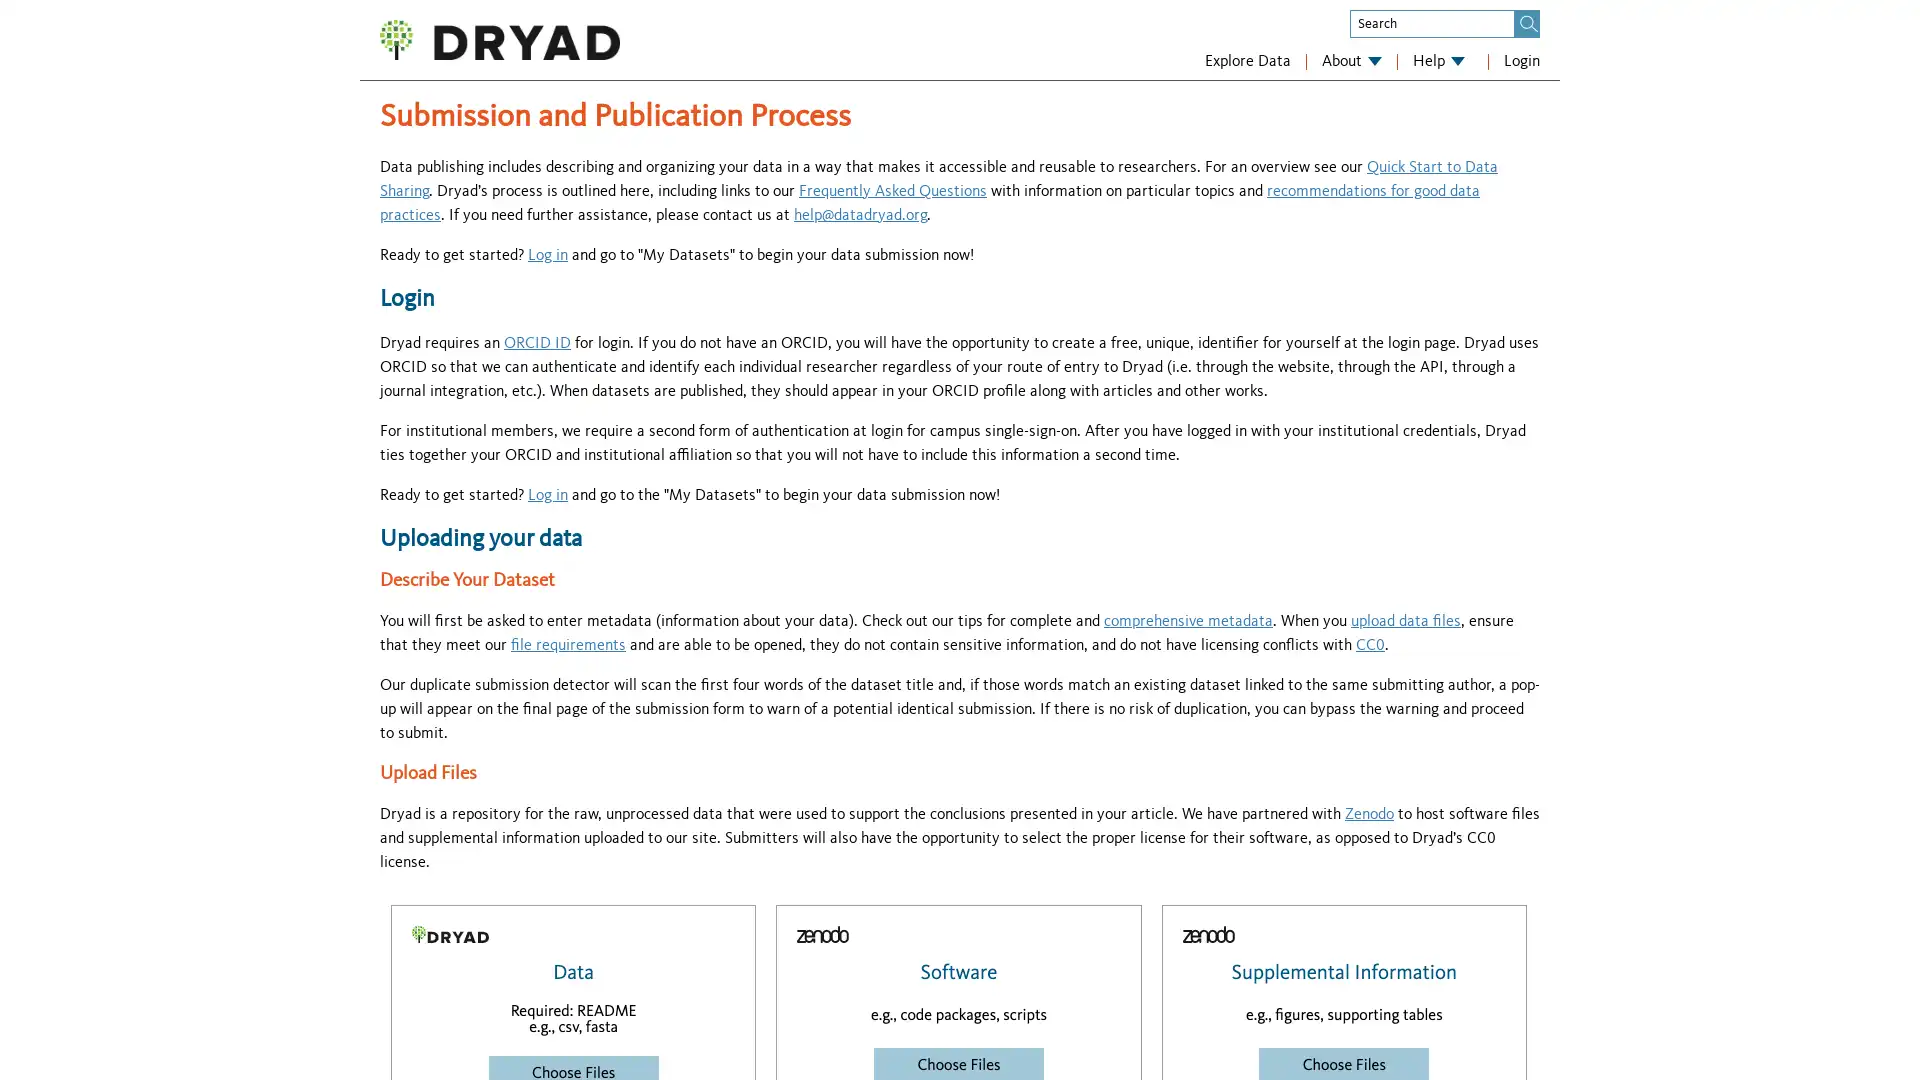 Image resolution: width=1920 pixels, height=1080 pixels. Describe the element at coordinates (1527, 23) in the screenshot. I see `Submit search` at that location.